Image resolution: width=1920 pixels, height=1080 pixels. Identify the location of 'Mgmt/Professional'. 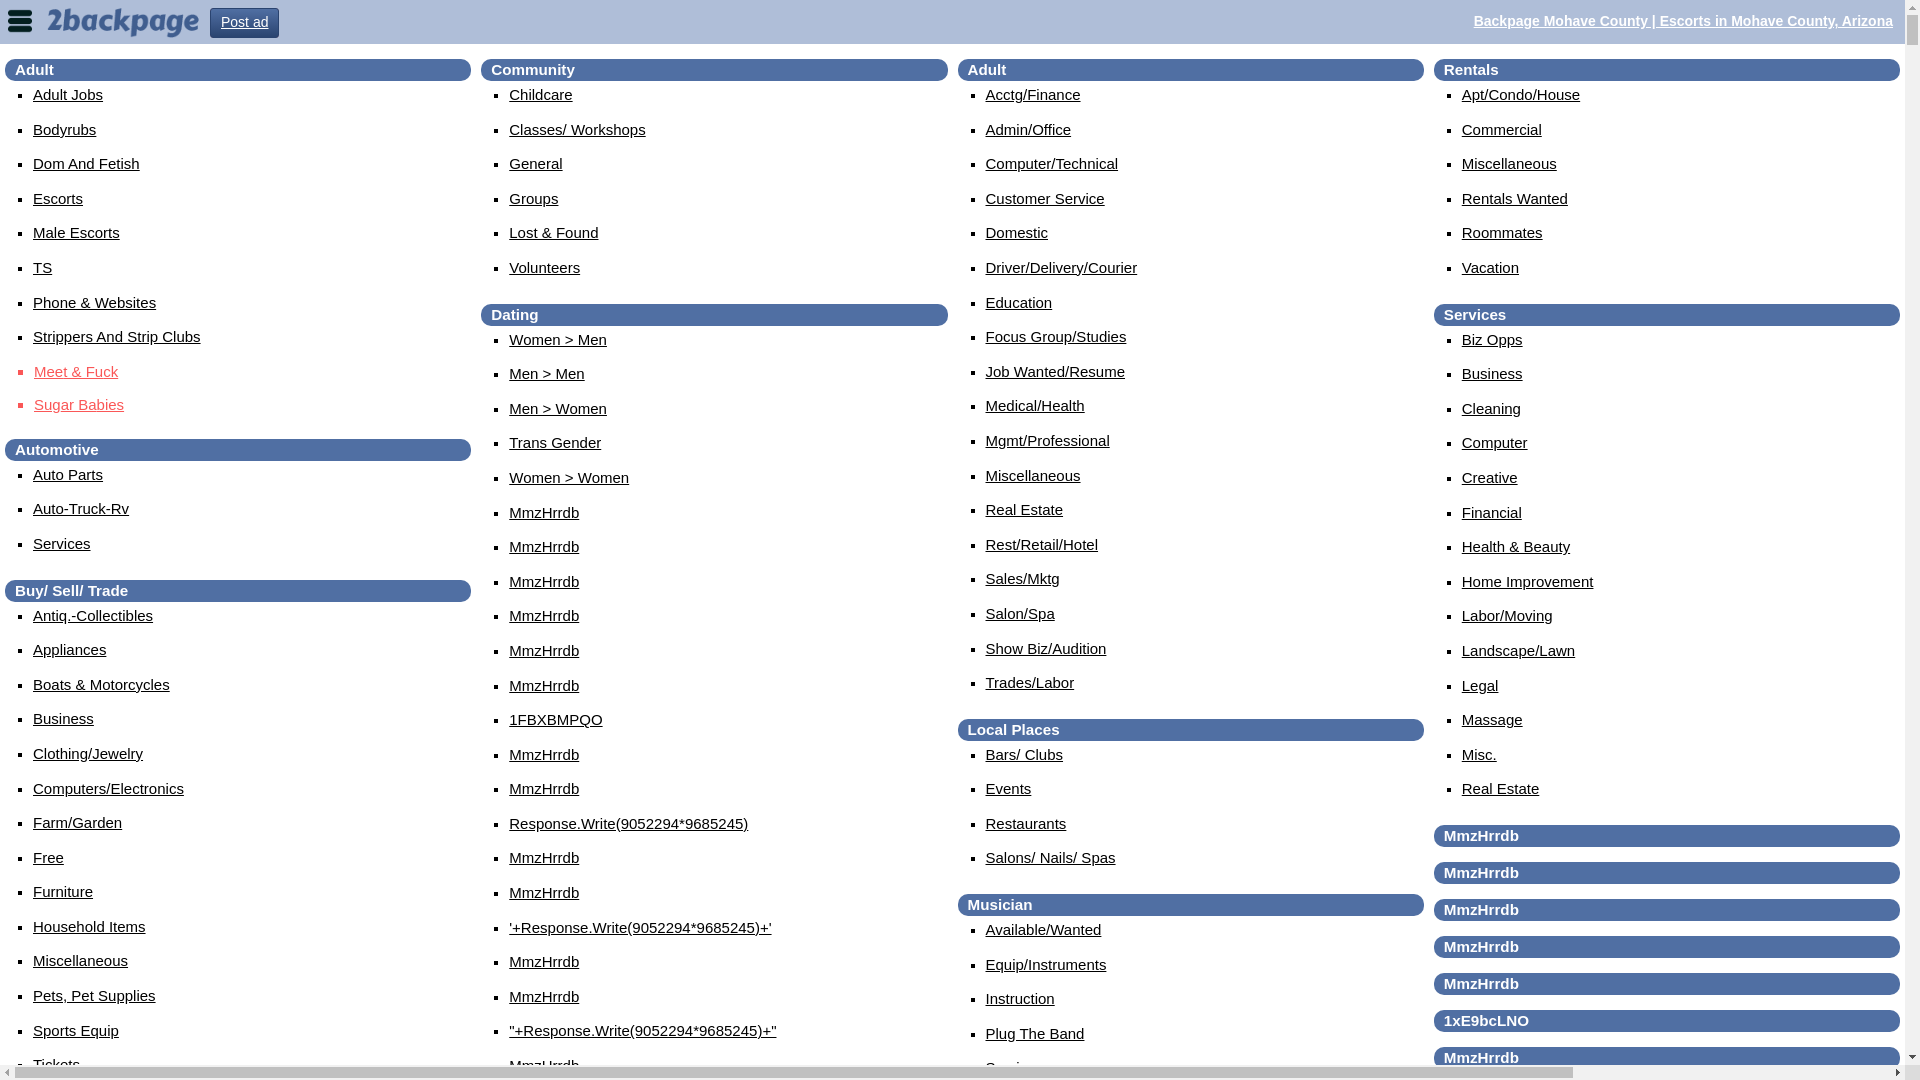
(1046, 439).